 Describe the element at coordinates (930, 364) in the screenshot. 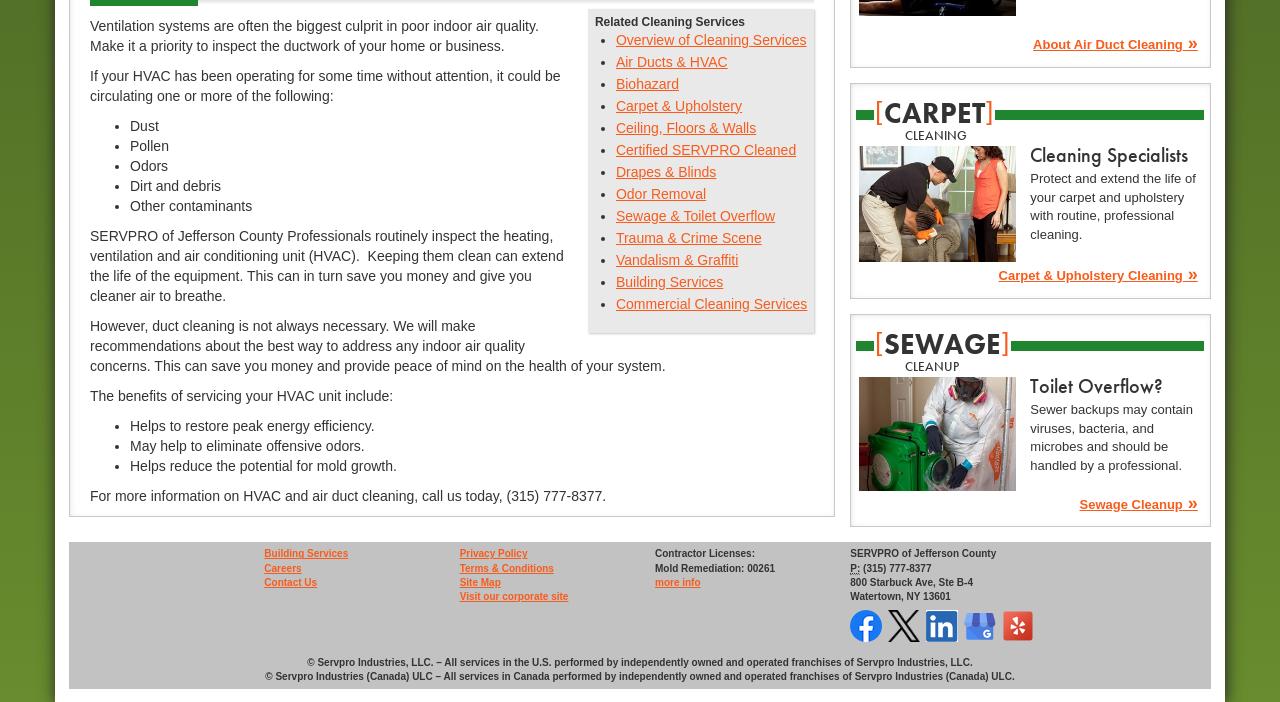

I see `'cleanup'` at that location.